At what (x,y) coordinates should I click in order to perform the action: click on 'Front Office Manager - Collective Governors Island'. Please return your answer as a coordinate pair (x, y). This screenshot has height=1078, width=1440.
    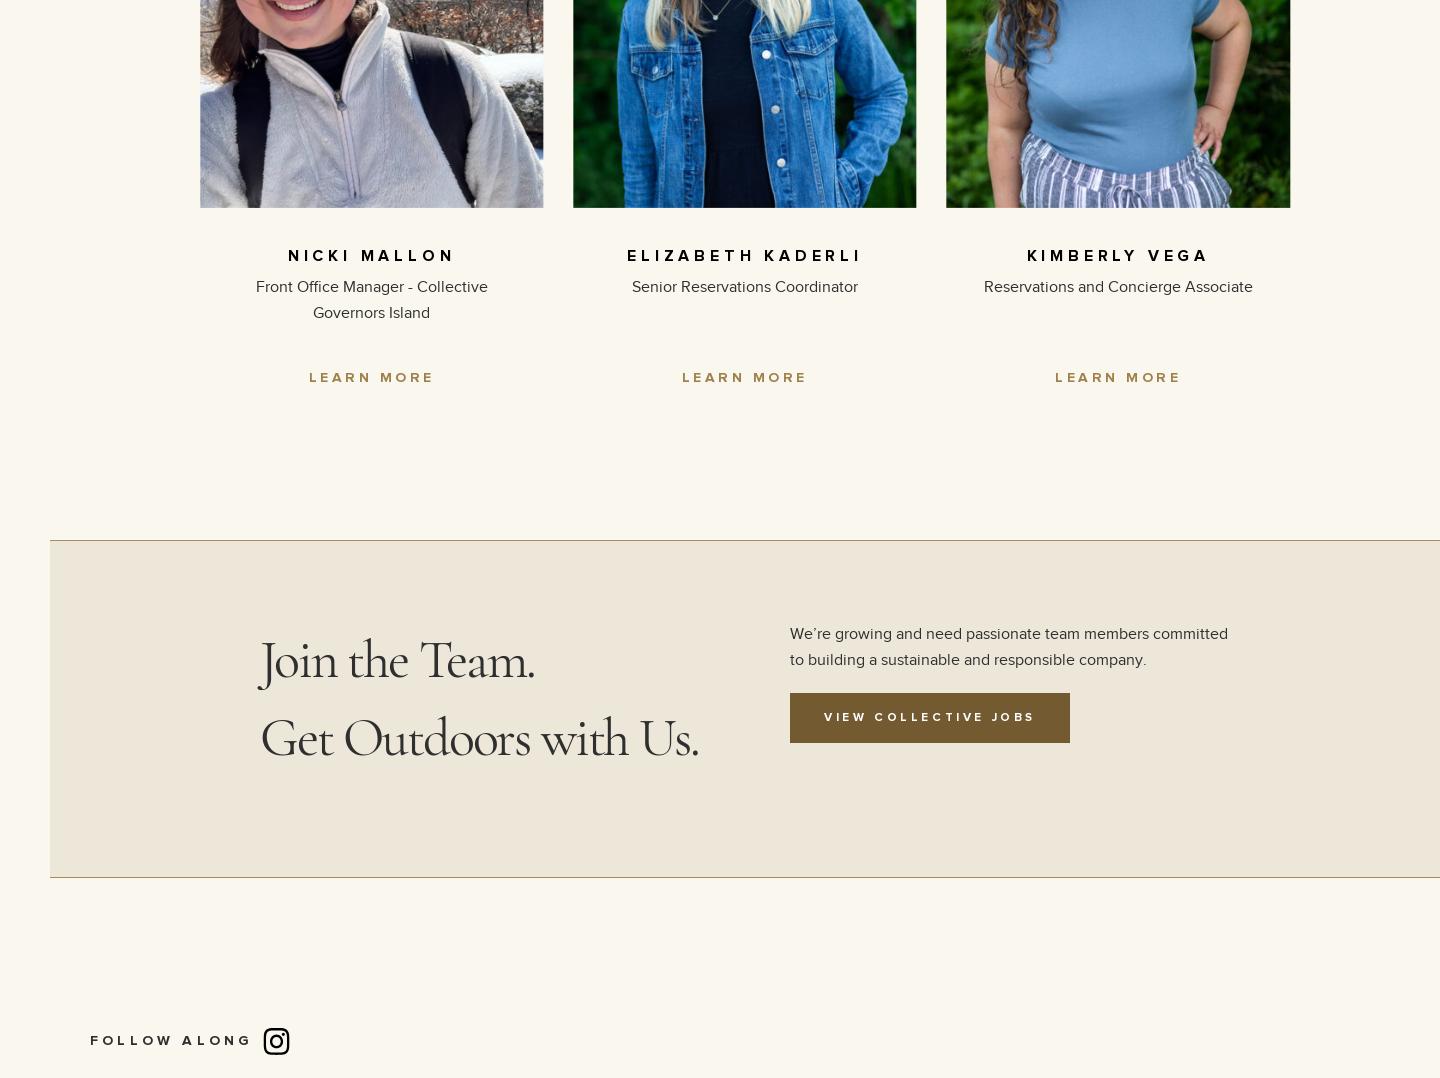
    Looking at the image, I should click on (369, 299).